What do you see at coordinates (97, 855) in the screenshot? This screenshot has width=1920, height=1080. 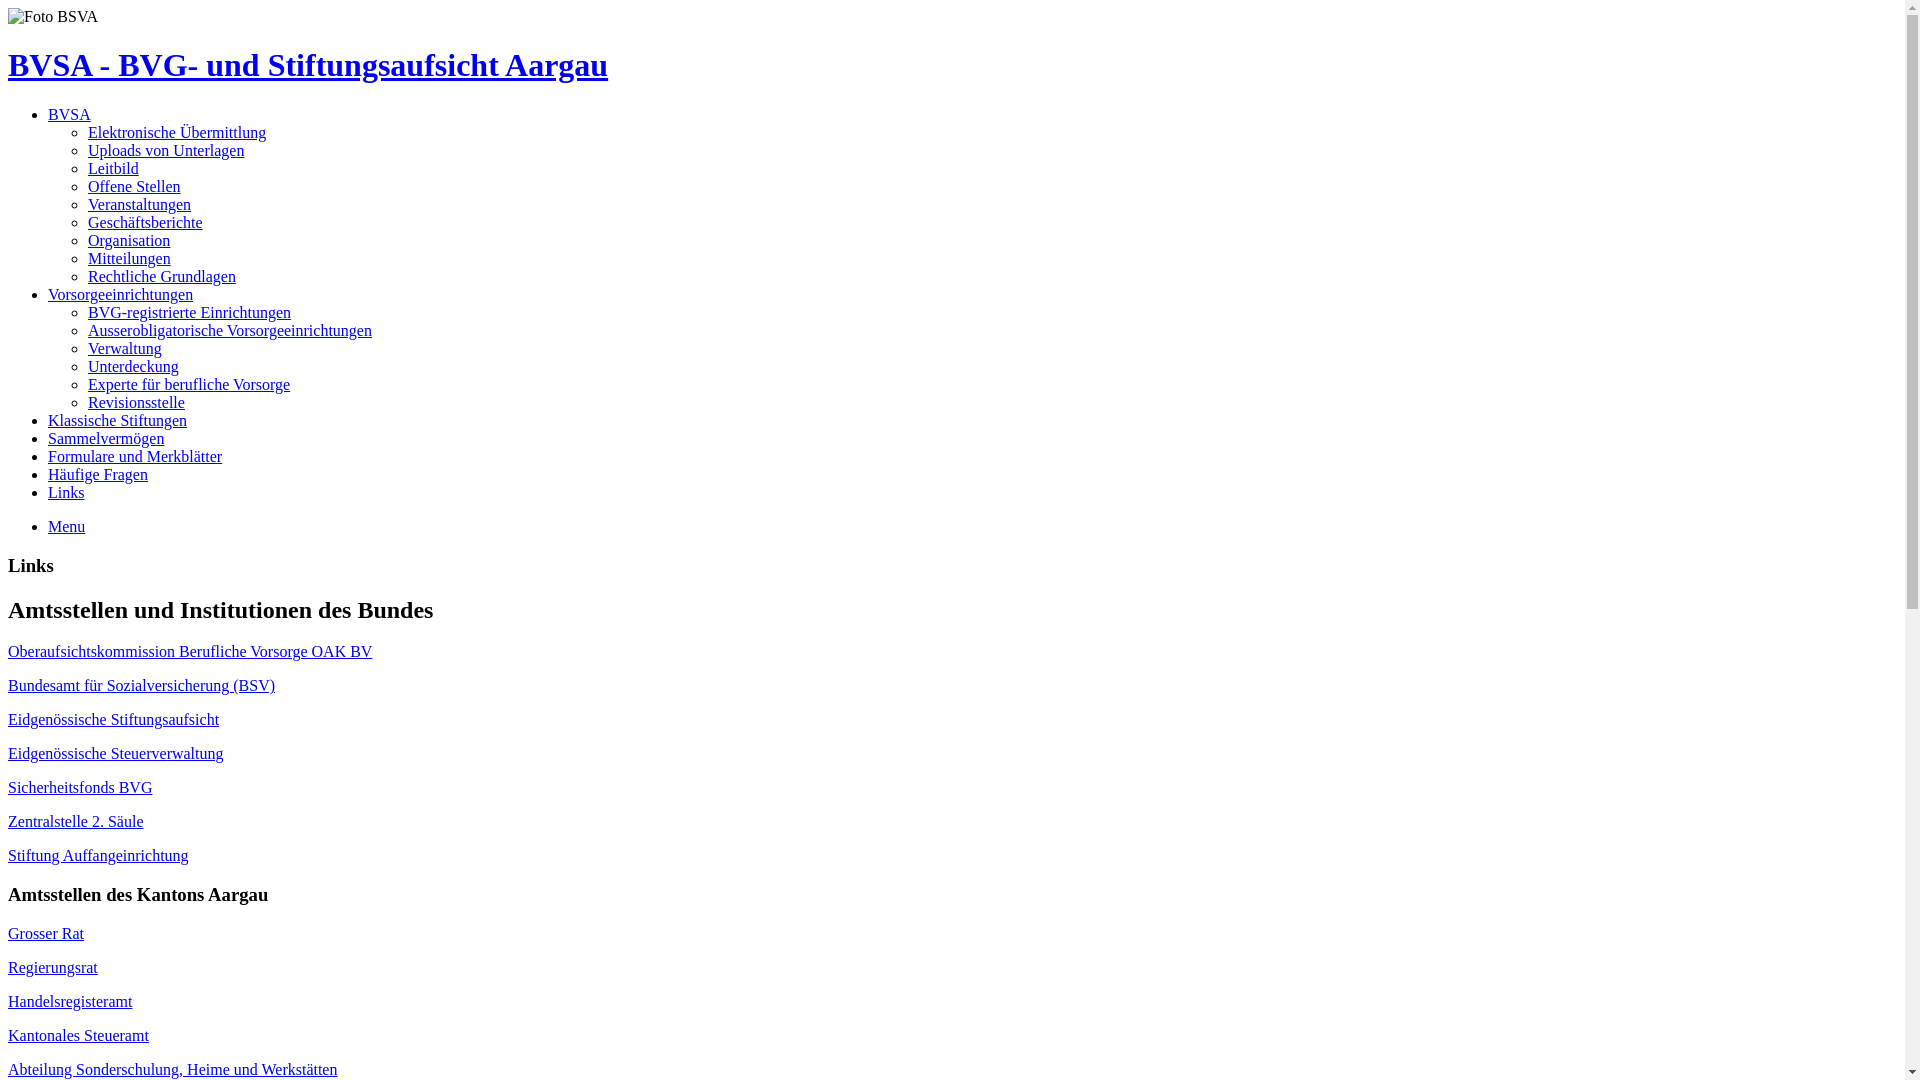 I see `'Stiftung Auffangeinrichtung'` at bounding box center [97, 855].